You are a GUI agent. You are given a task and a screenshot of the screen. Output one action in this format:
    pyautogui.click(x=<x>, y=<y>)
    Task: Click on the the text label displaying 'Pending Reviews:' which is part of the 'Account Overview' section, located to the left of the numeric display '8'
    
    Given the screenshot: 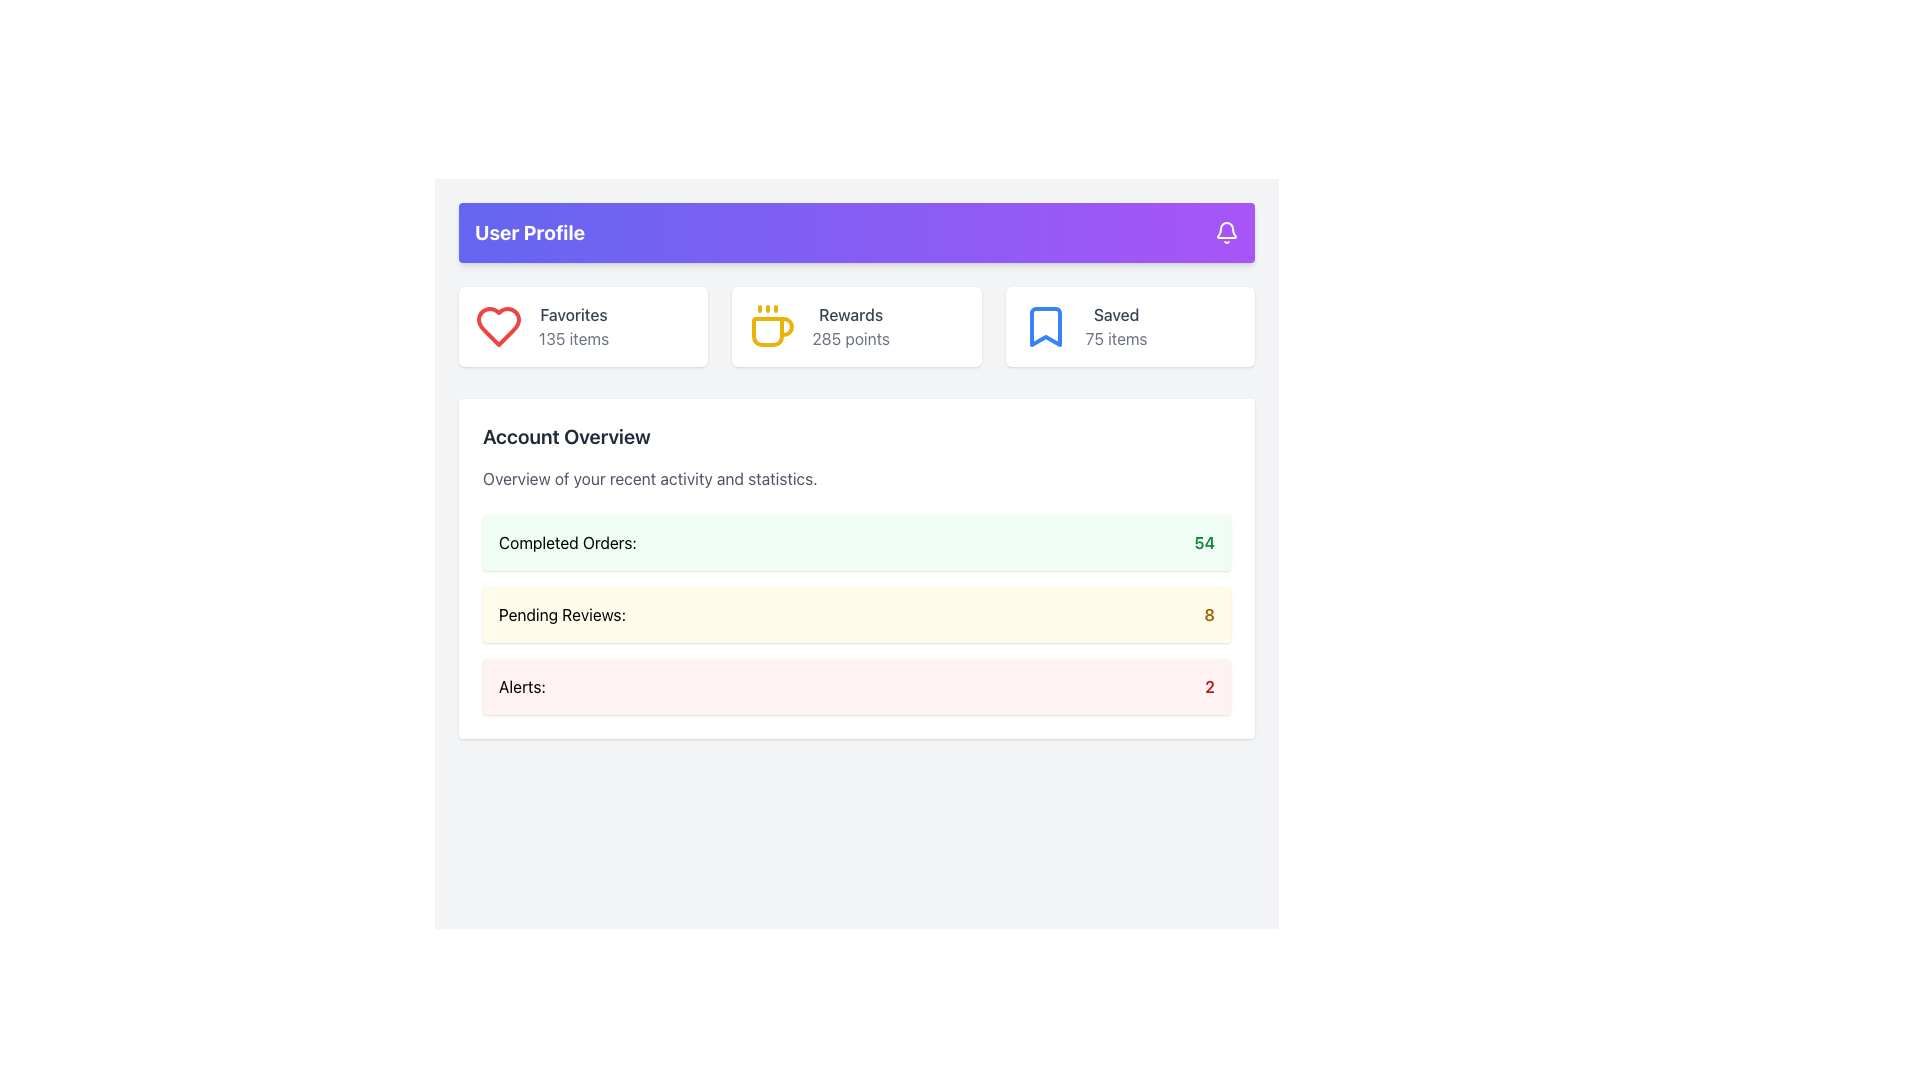 What is the action you would take?
    pyautogui.click(x=561, y=613)
    